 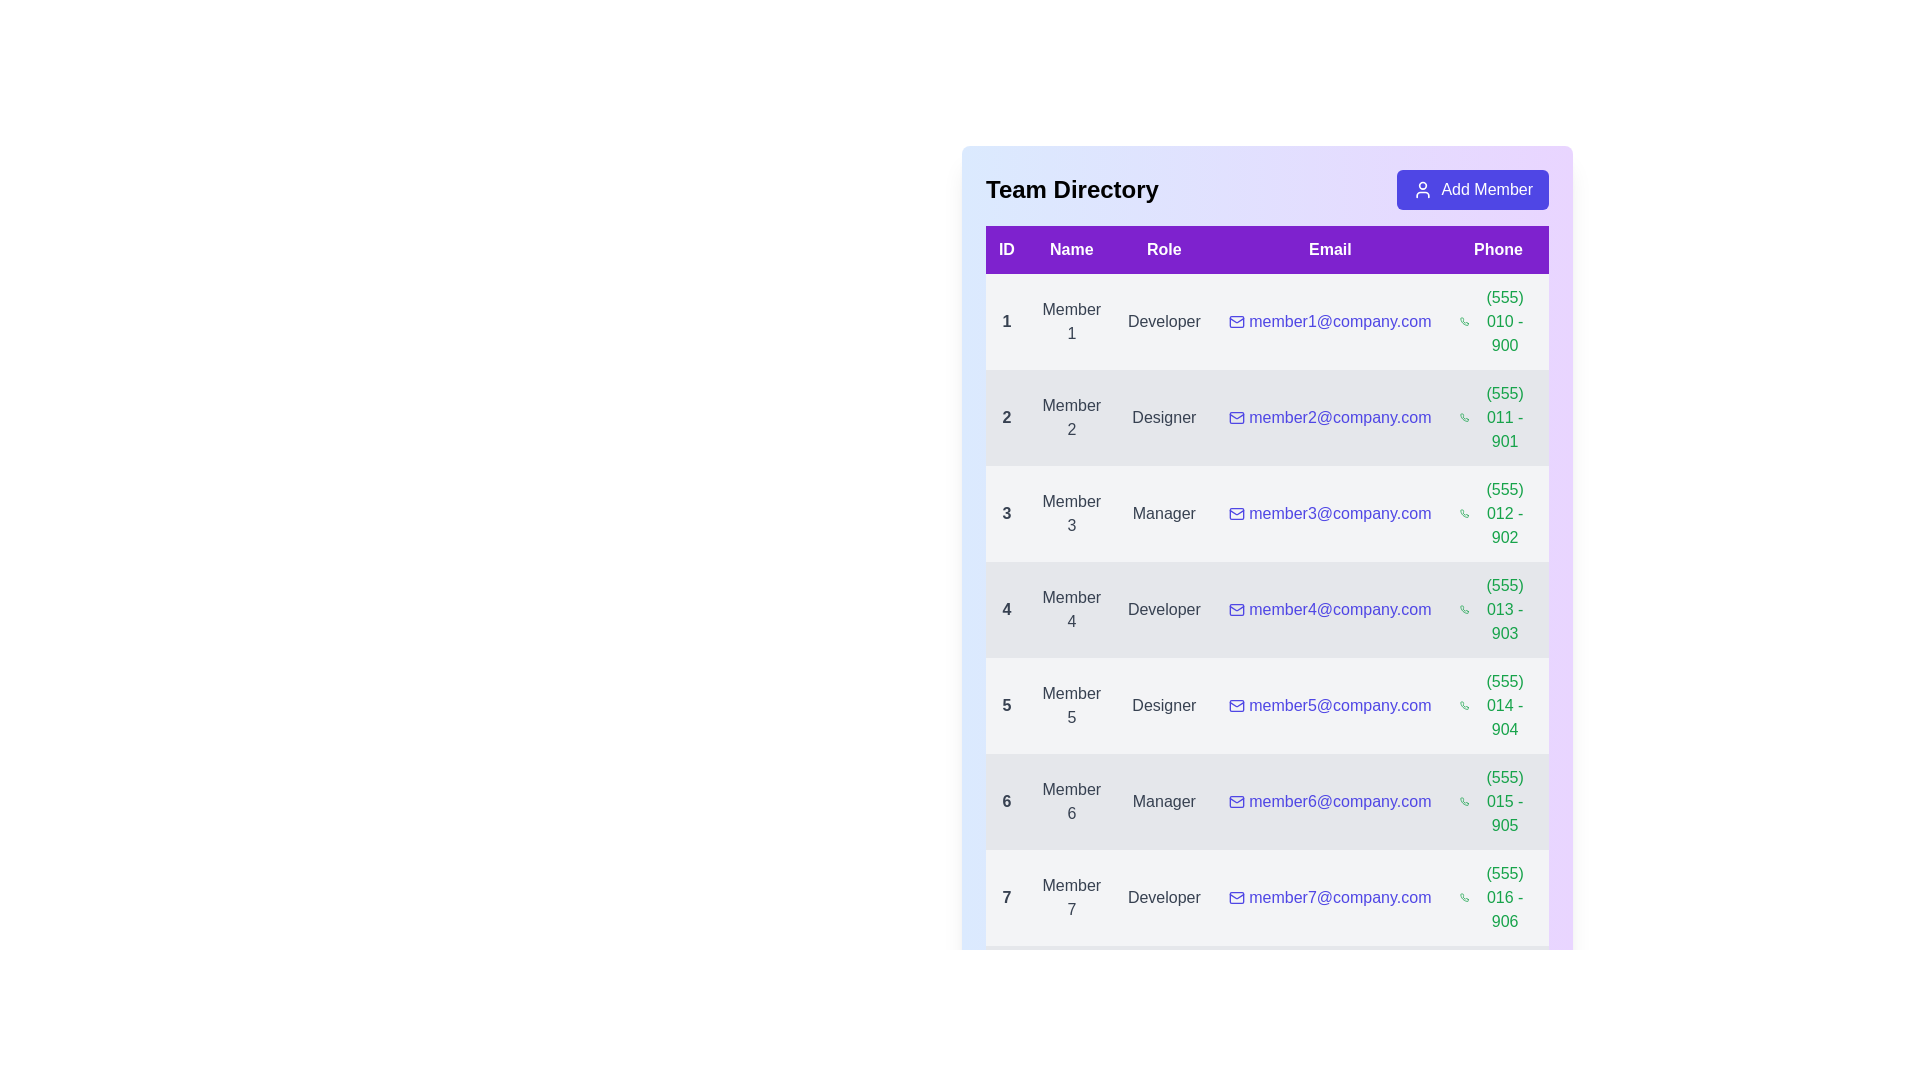 What do you see at coordinates (1473, 189) in the screenshot?
I see `'Add Member' button to initiate the member addition process` at bounding box center [1473, 189].